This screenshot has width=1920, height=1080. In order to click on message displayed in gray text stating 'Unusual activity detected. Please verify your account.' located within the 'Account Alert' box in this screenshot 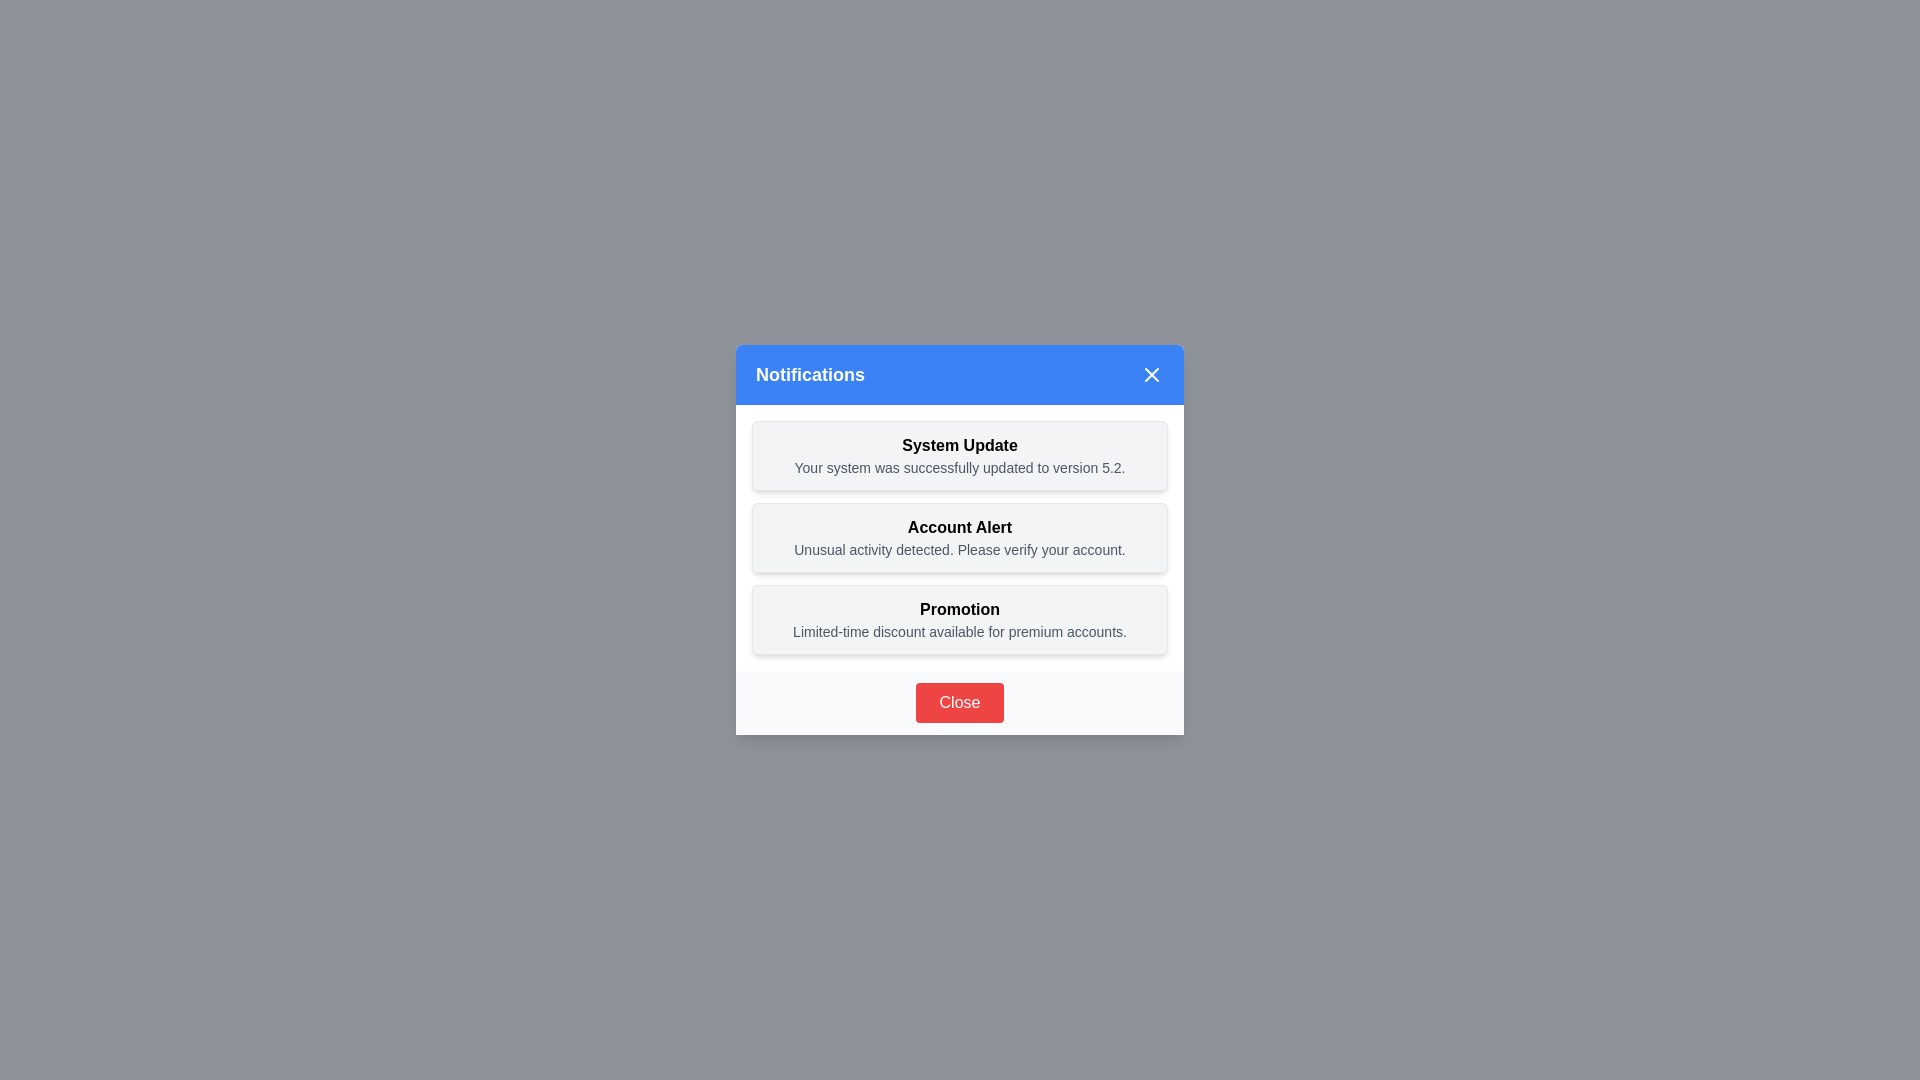, I will do `click(960, 550)`.